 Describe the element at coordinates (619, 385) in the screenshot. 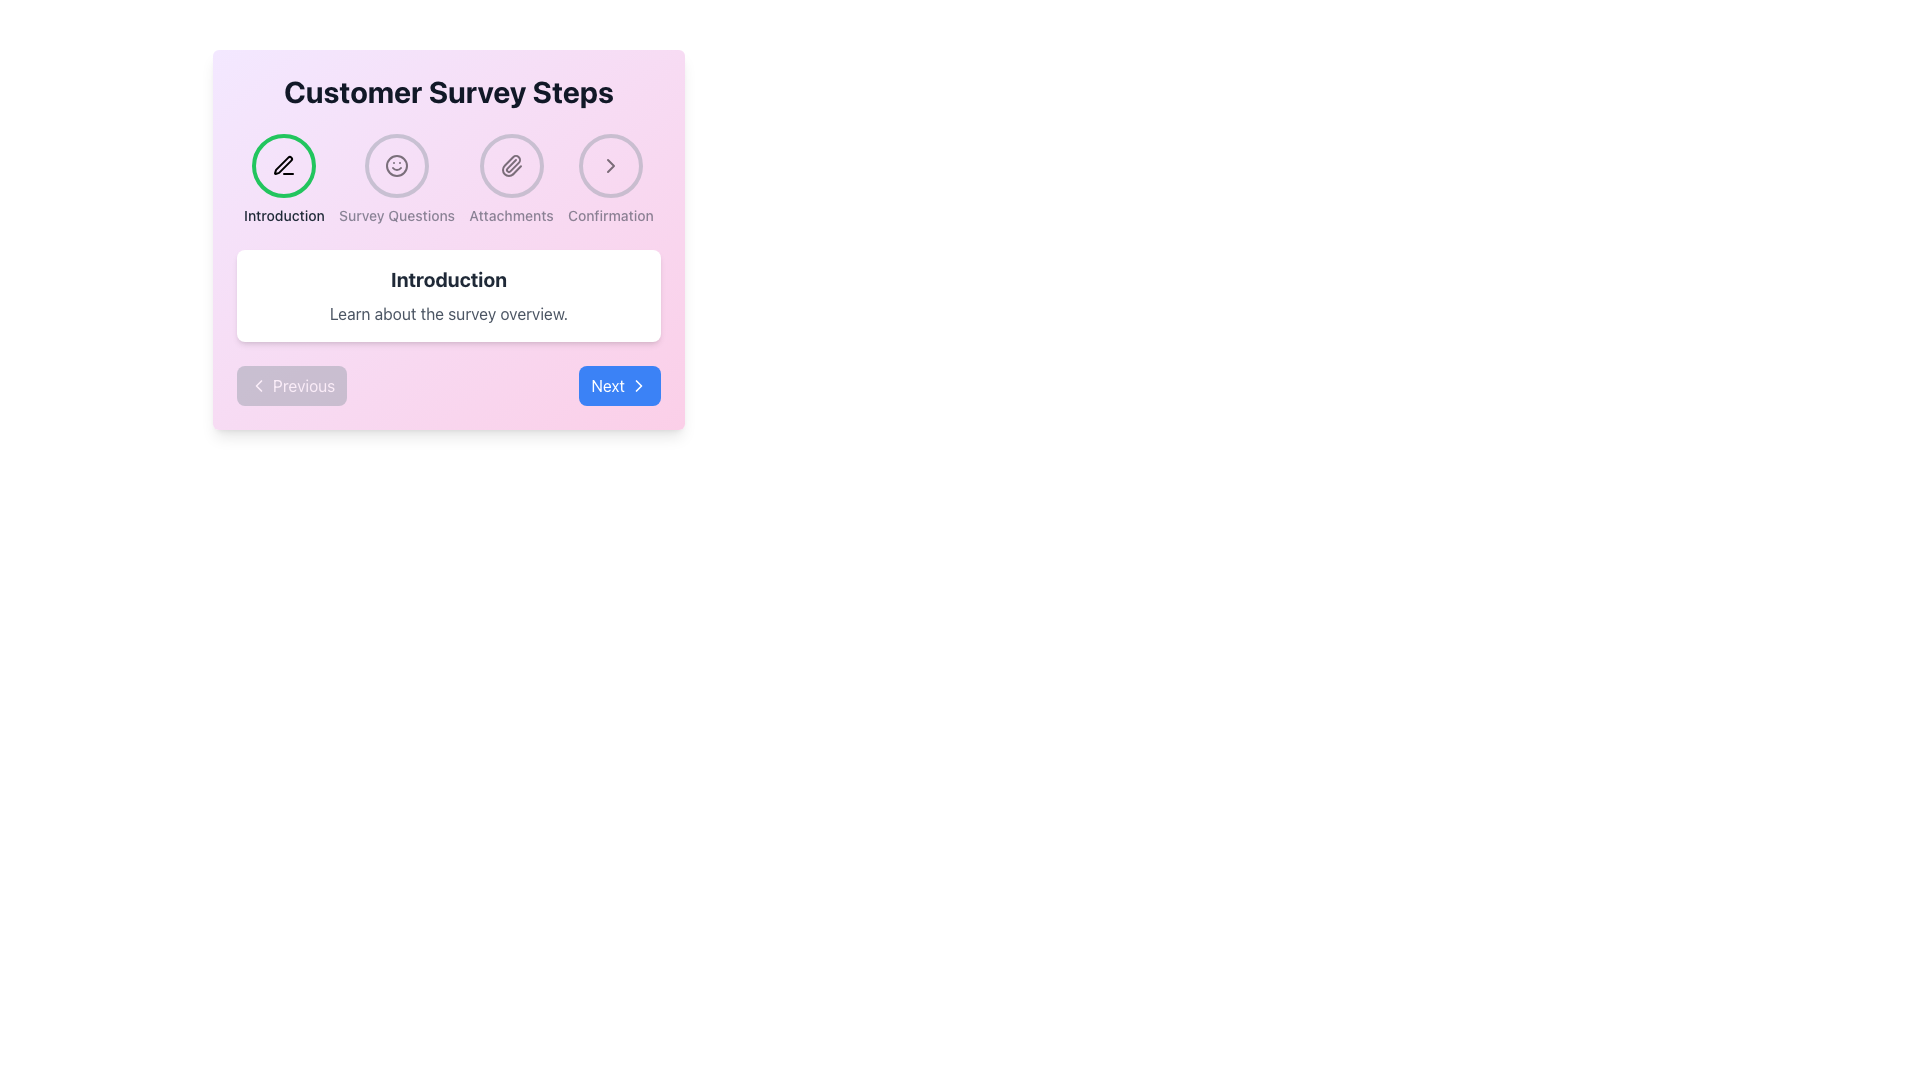

I see `the 'Next' button, which is a rectangular button with a blue background and white text, located in the bottom-right corner of the interface` at that location.